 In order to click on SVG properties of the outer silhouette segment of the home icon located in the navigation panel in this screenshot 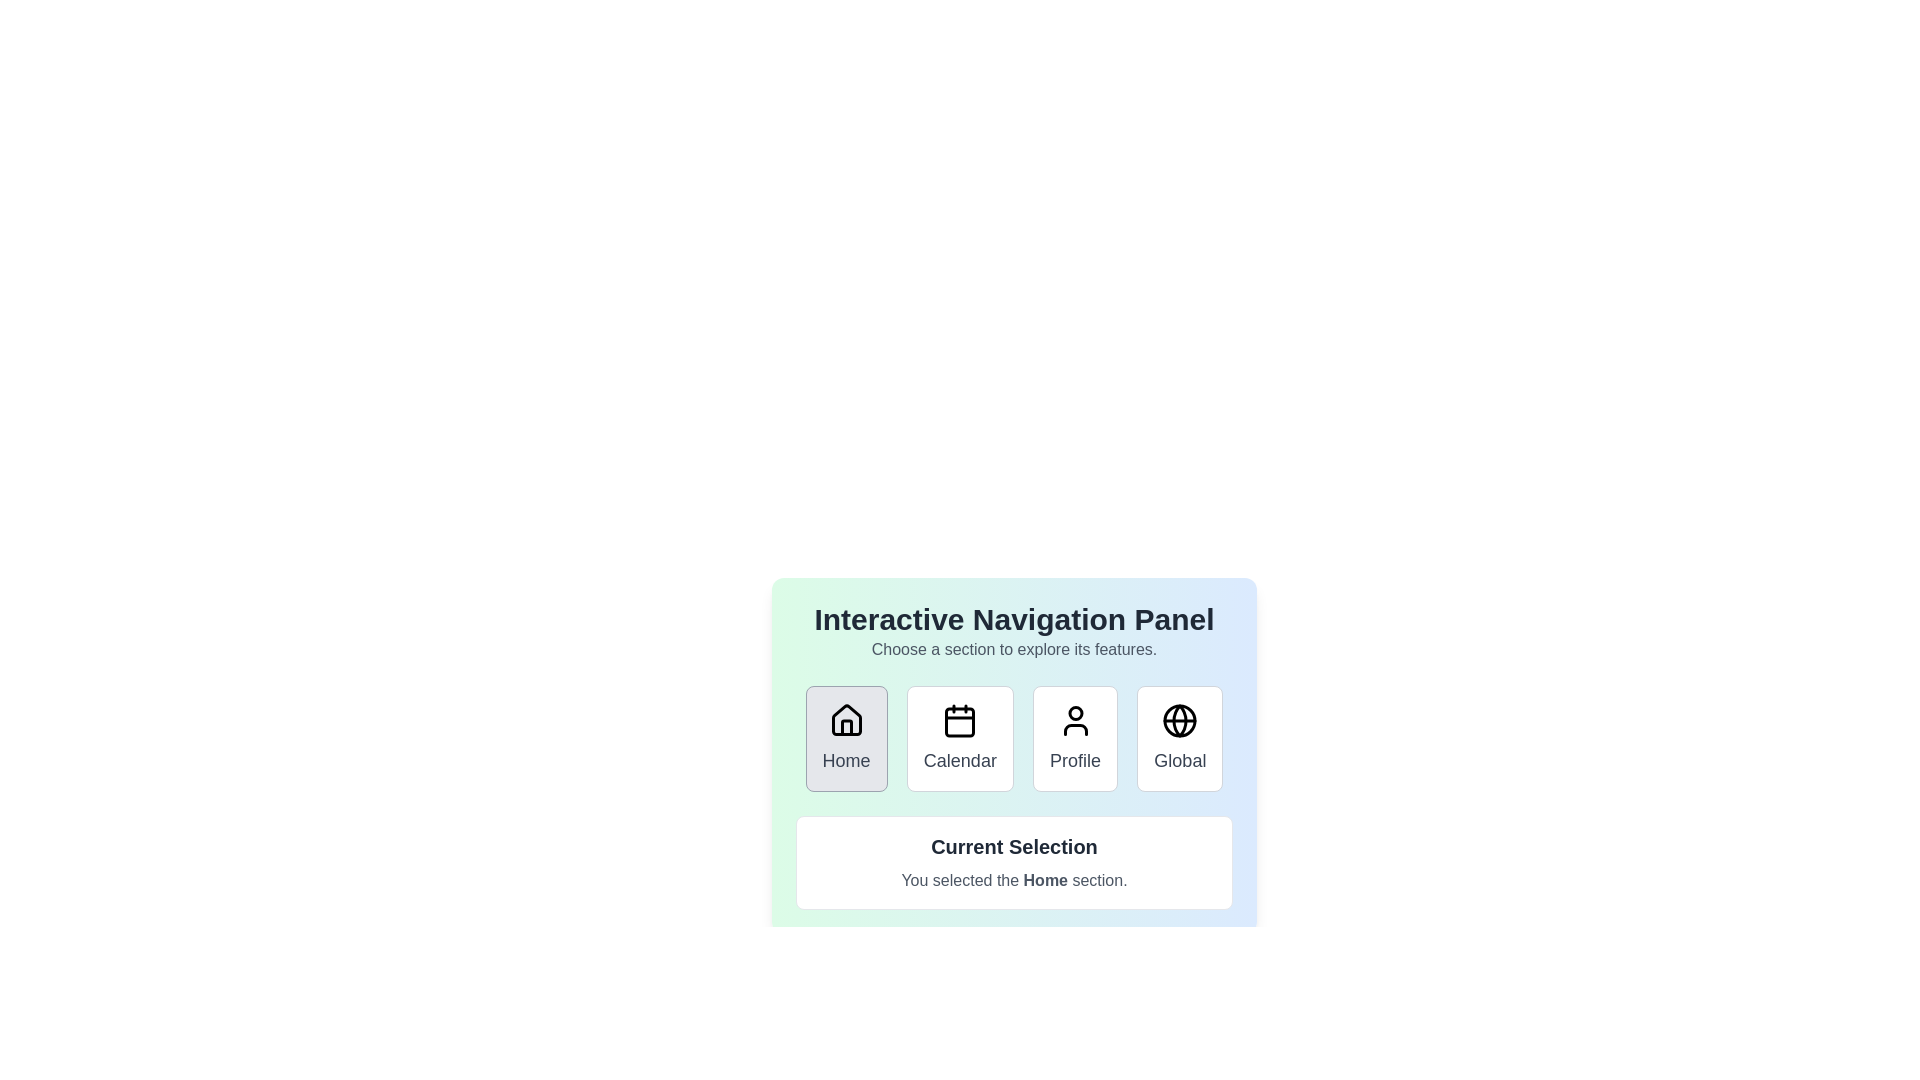, I will do `click(846, 720)`.